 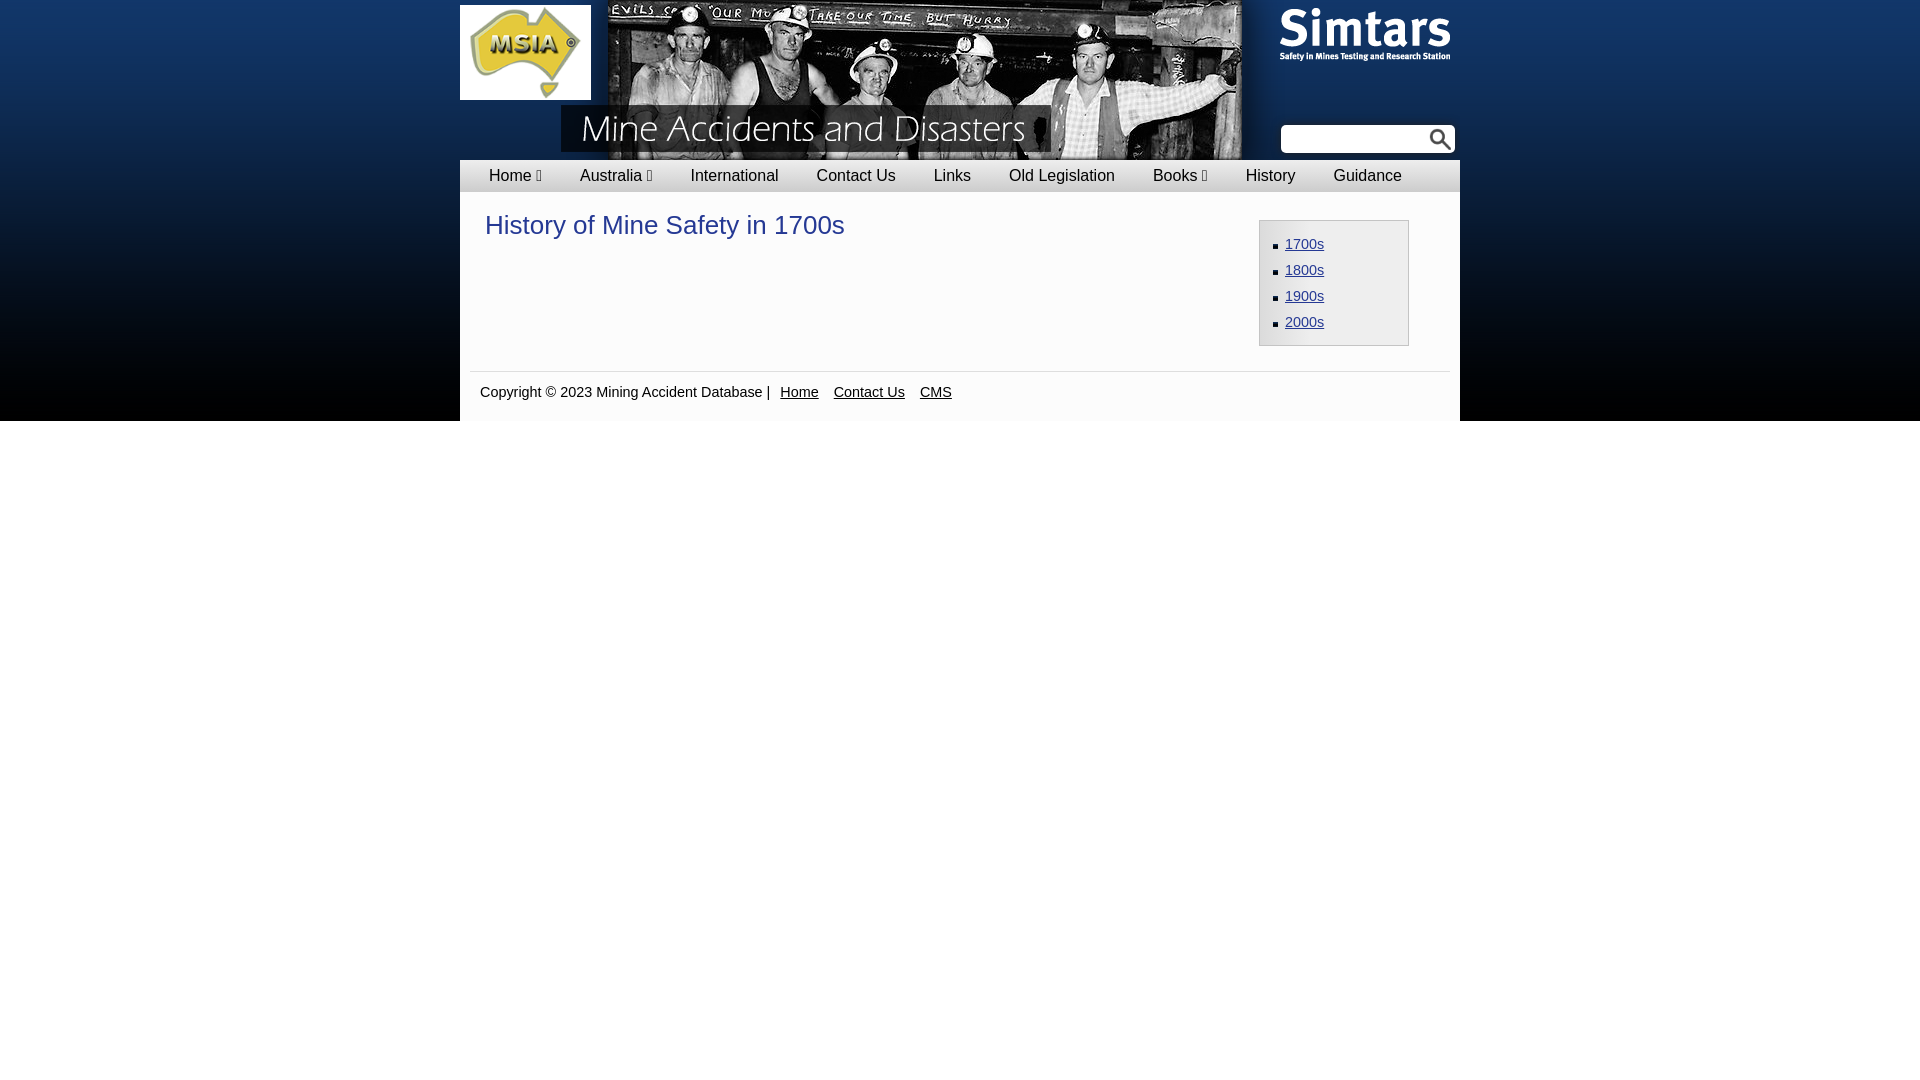 What do you see at coordinates (1304, 242) in the screenshot?
I see `'1700s'` at bounding box center [1304, 242].